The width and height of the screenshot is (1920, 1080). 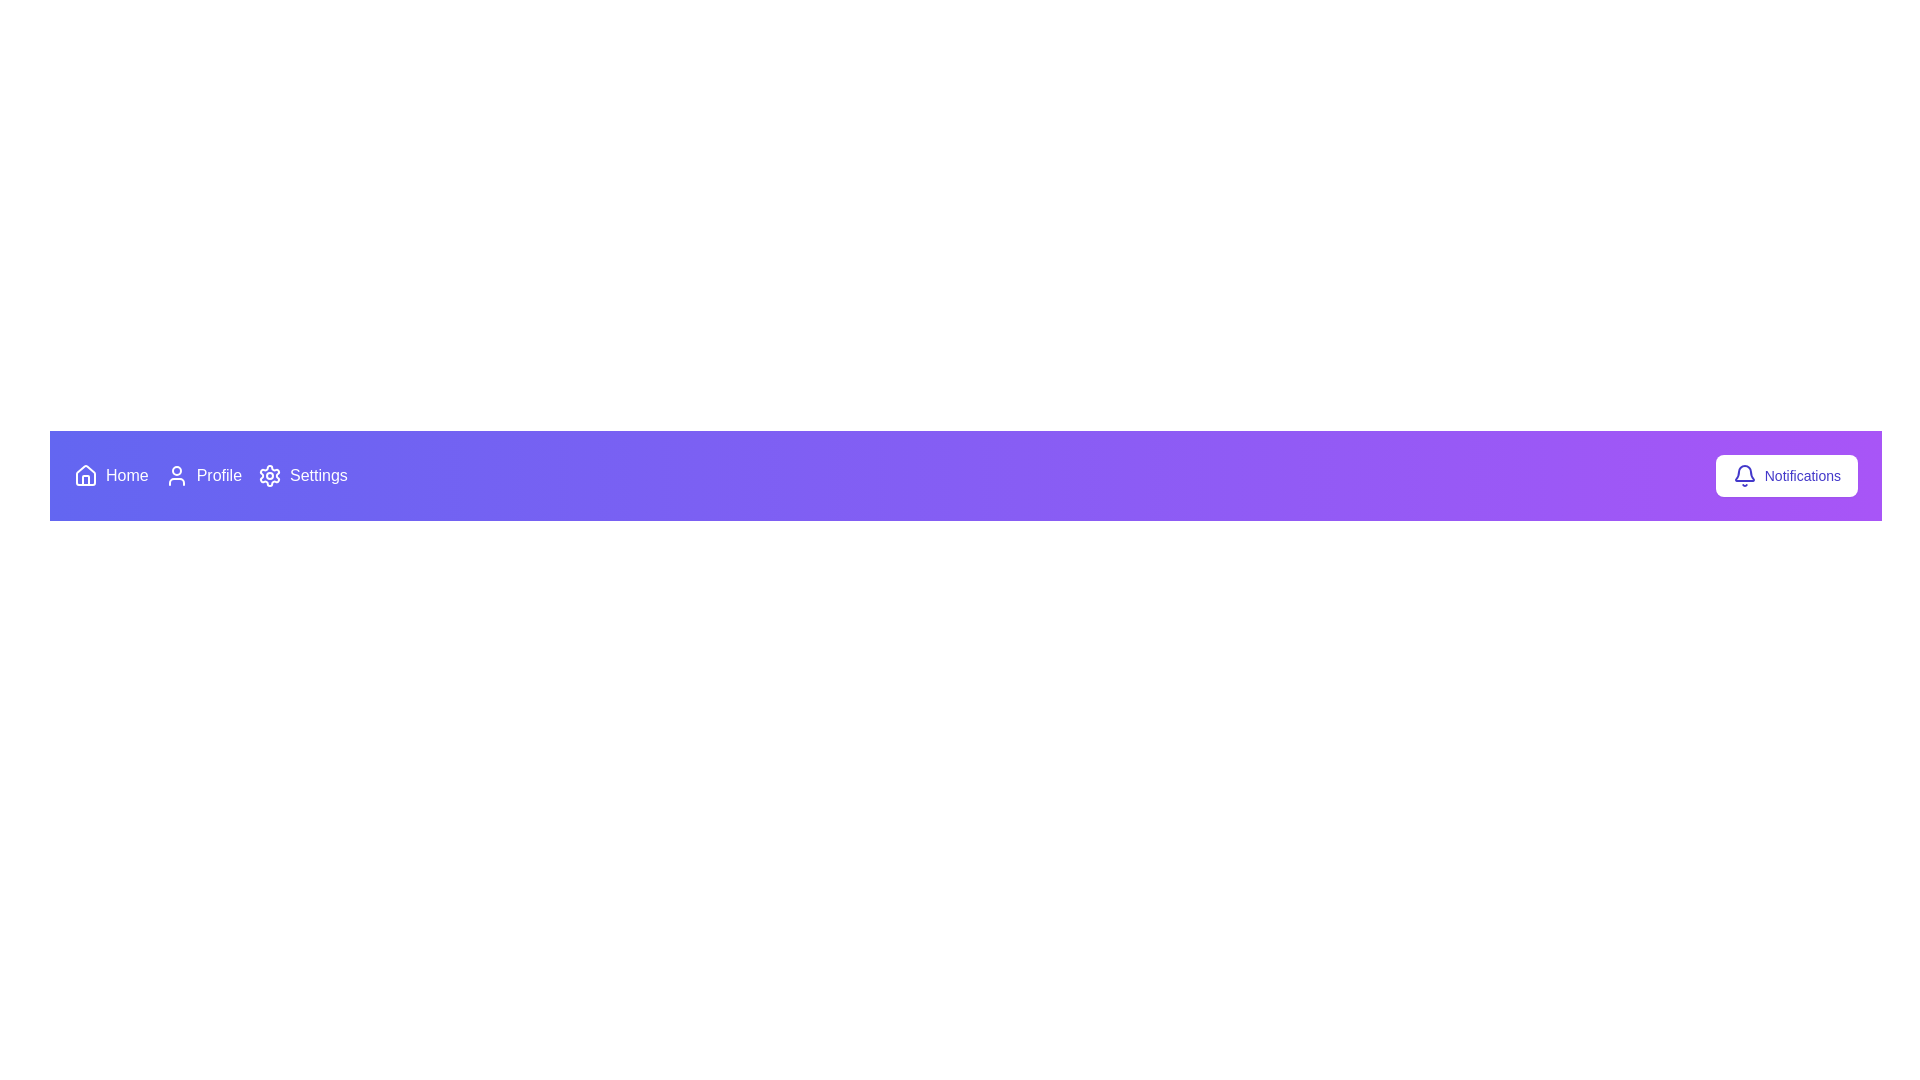 I want to click on the house icon located in the top navigation bar, which is the first element within the 'Home' group, so click(x=85, y=475).